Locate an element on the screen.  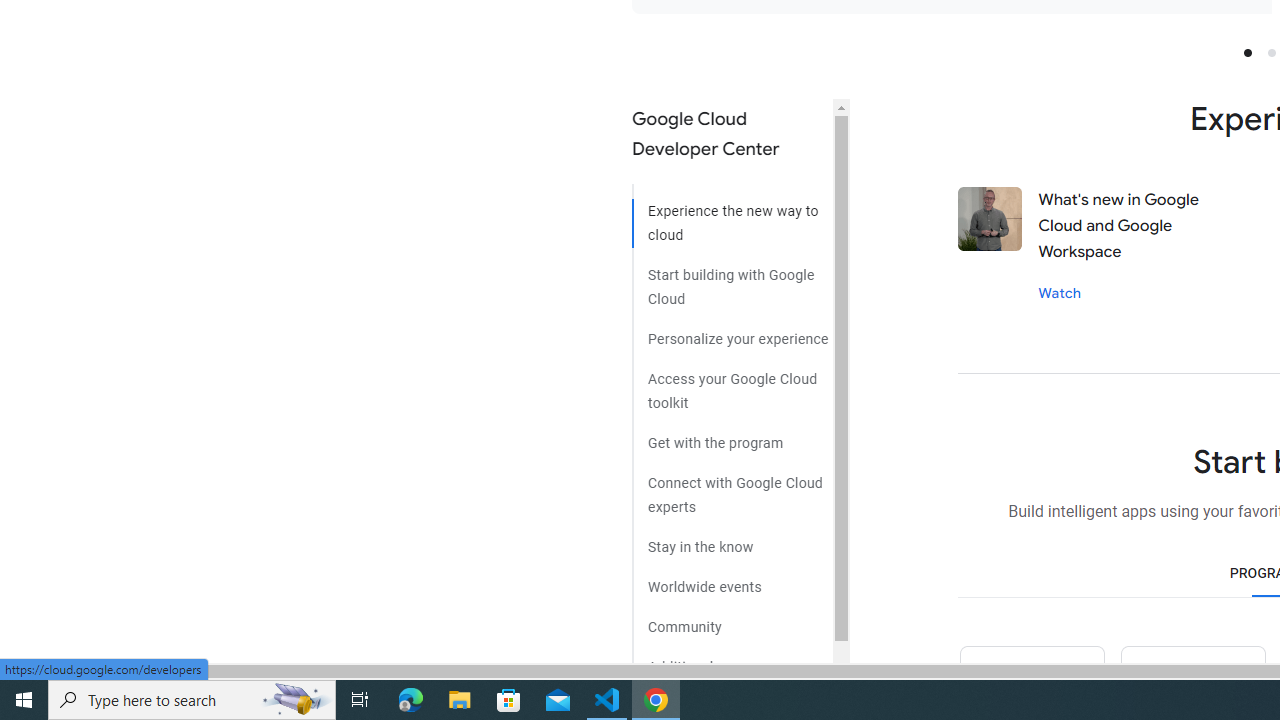
'Connect with Google Cloud experts' is located at coordinates (731, 487).